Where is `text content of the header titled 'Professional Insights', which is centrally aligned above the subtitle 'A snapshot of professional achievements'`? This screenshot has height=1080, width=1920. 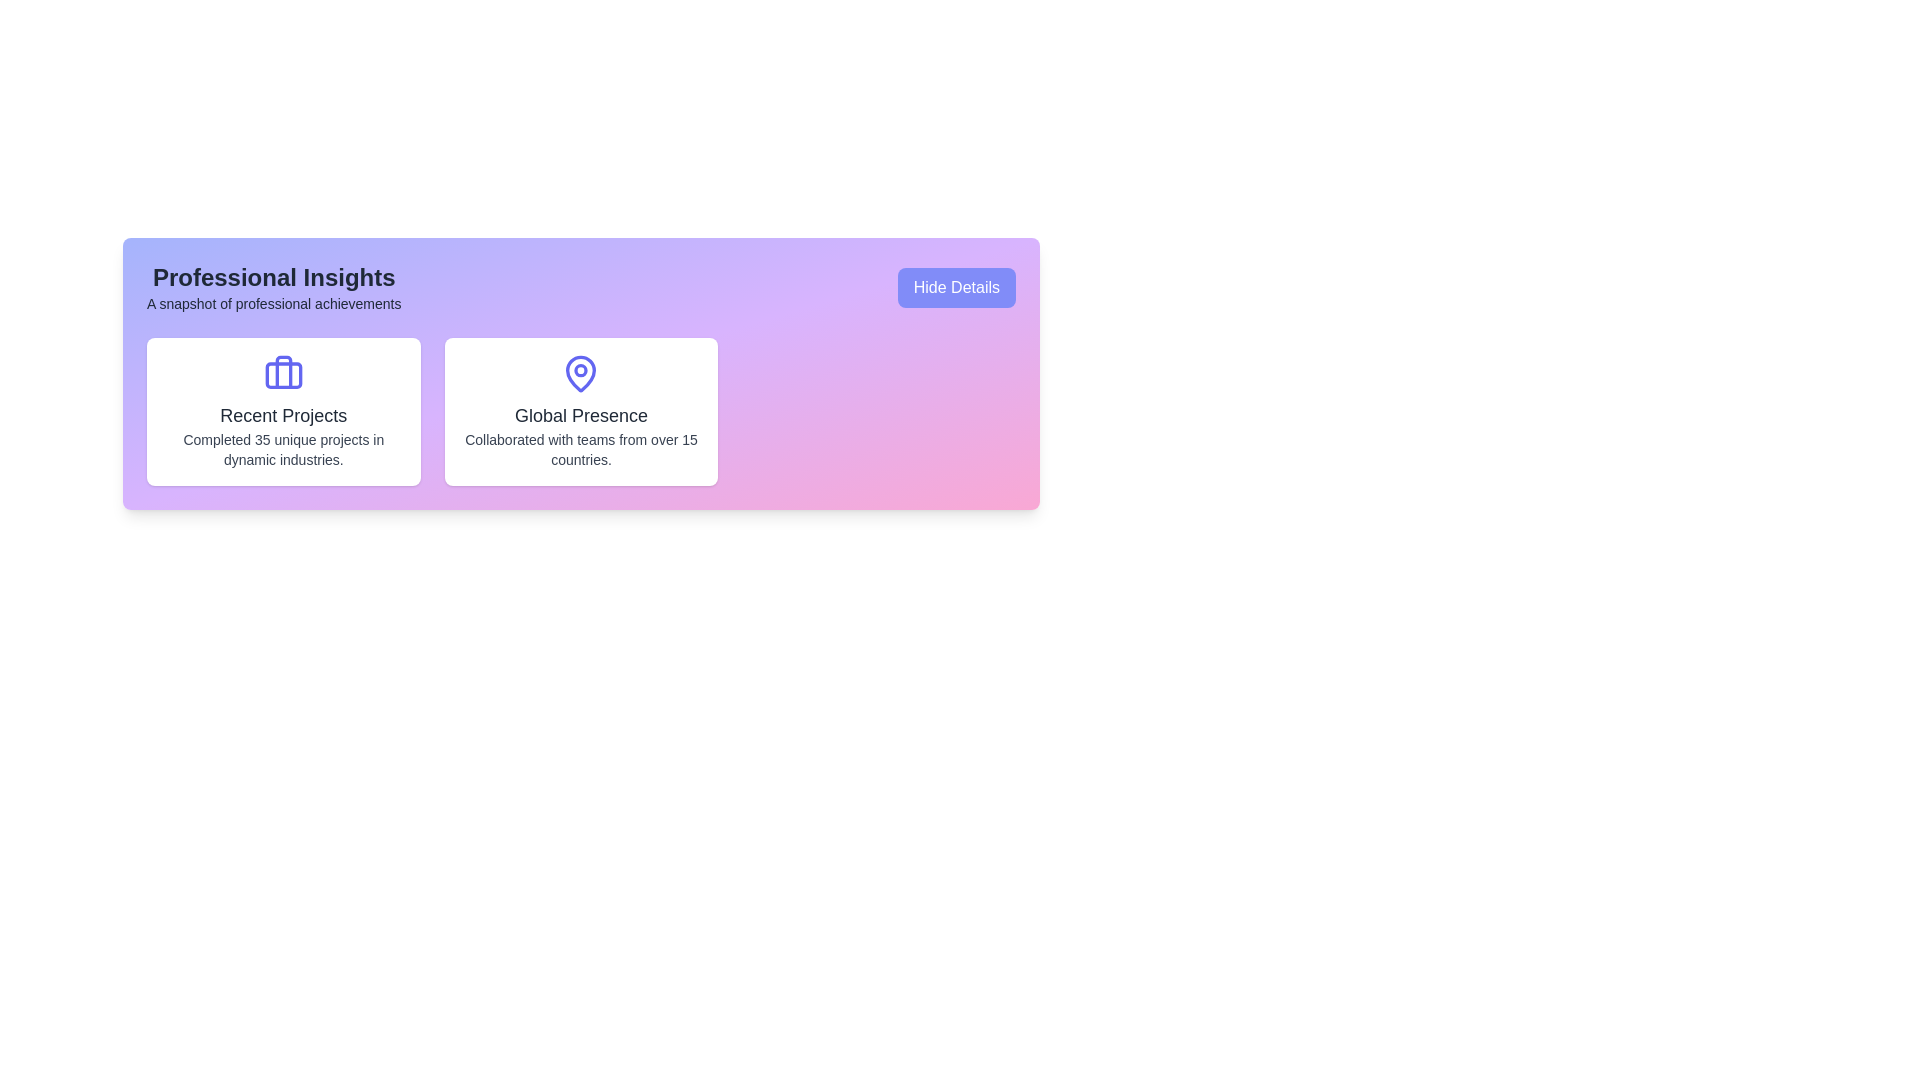
text content of the header titled 'Professional Insights', which is centrally aligned above the subtitle 'A snapshot of professional achievements' is located at coordinates (273, 277).